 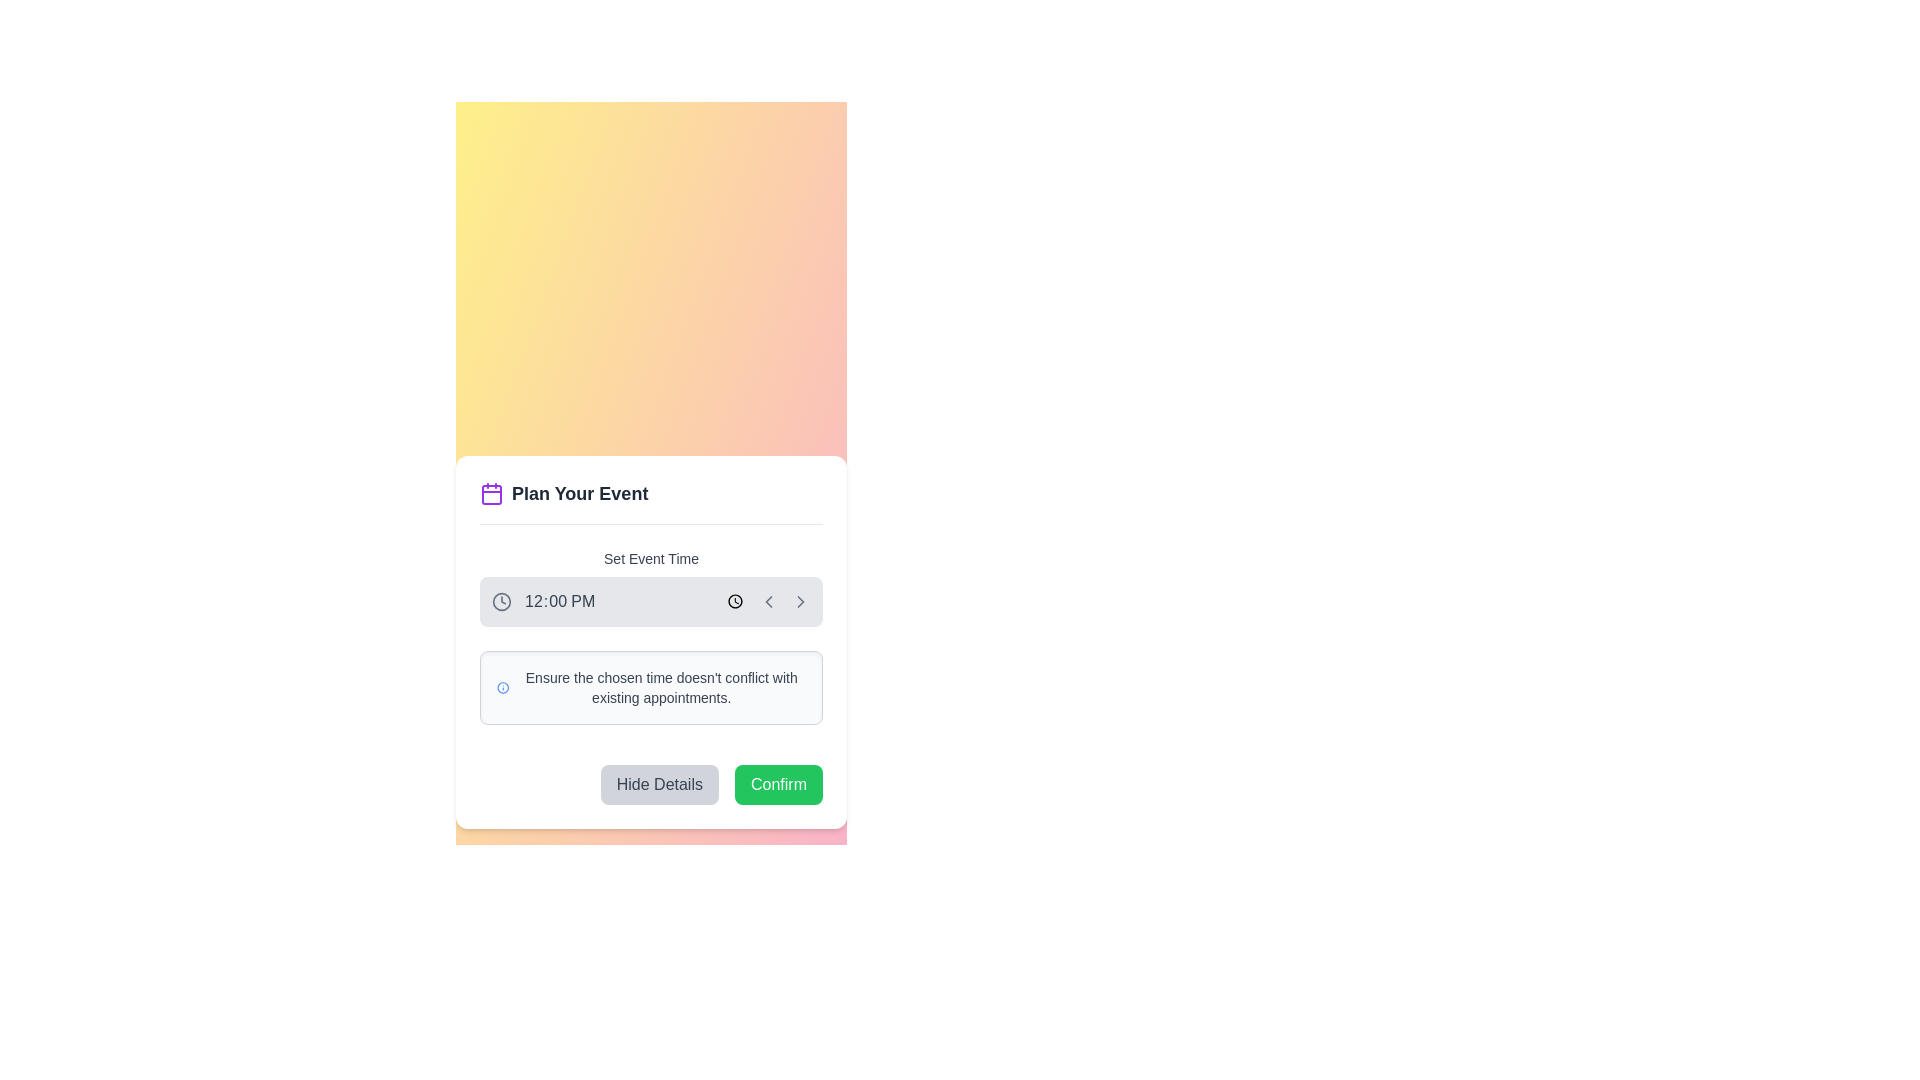 What do you see at coordinates (767, 600) in the screenshot?
I see `the small left-facing chevron icon button, which is positioned to the left of the right-facing chevron icon and is adjacent to the right side of the time input field displaying '12:00 PM', to decrement the time` at bounding box center [767, 600].